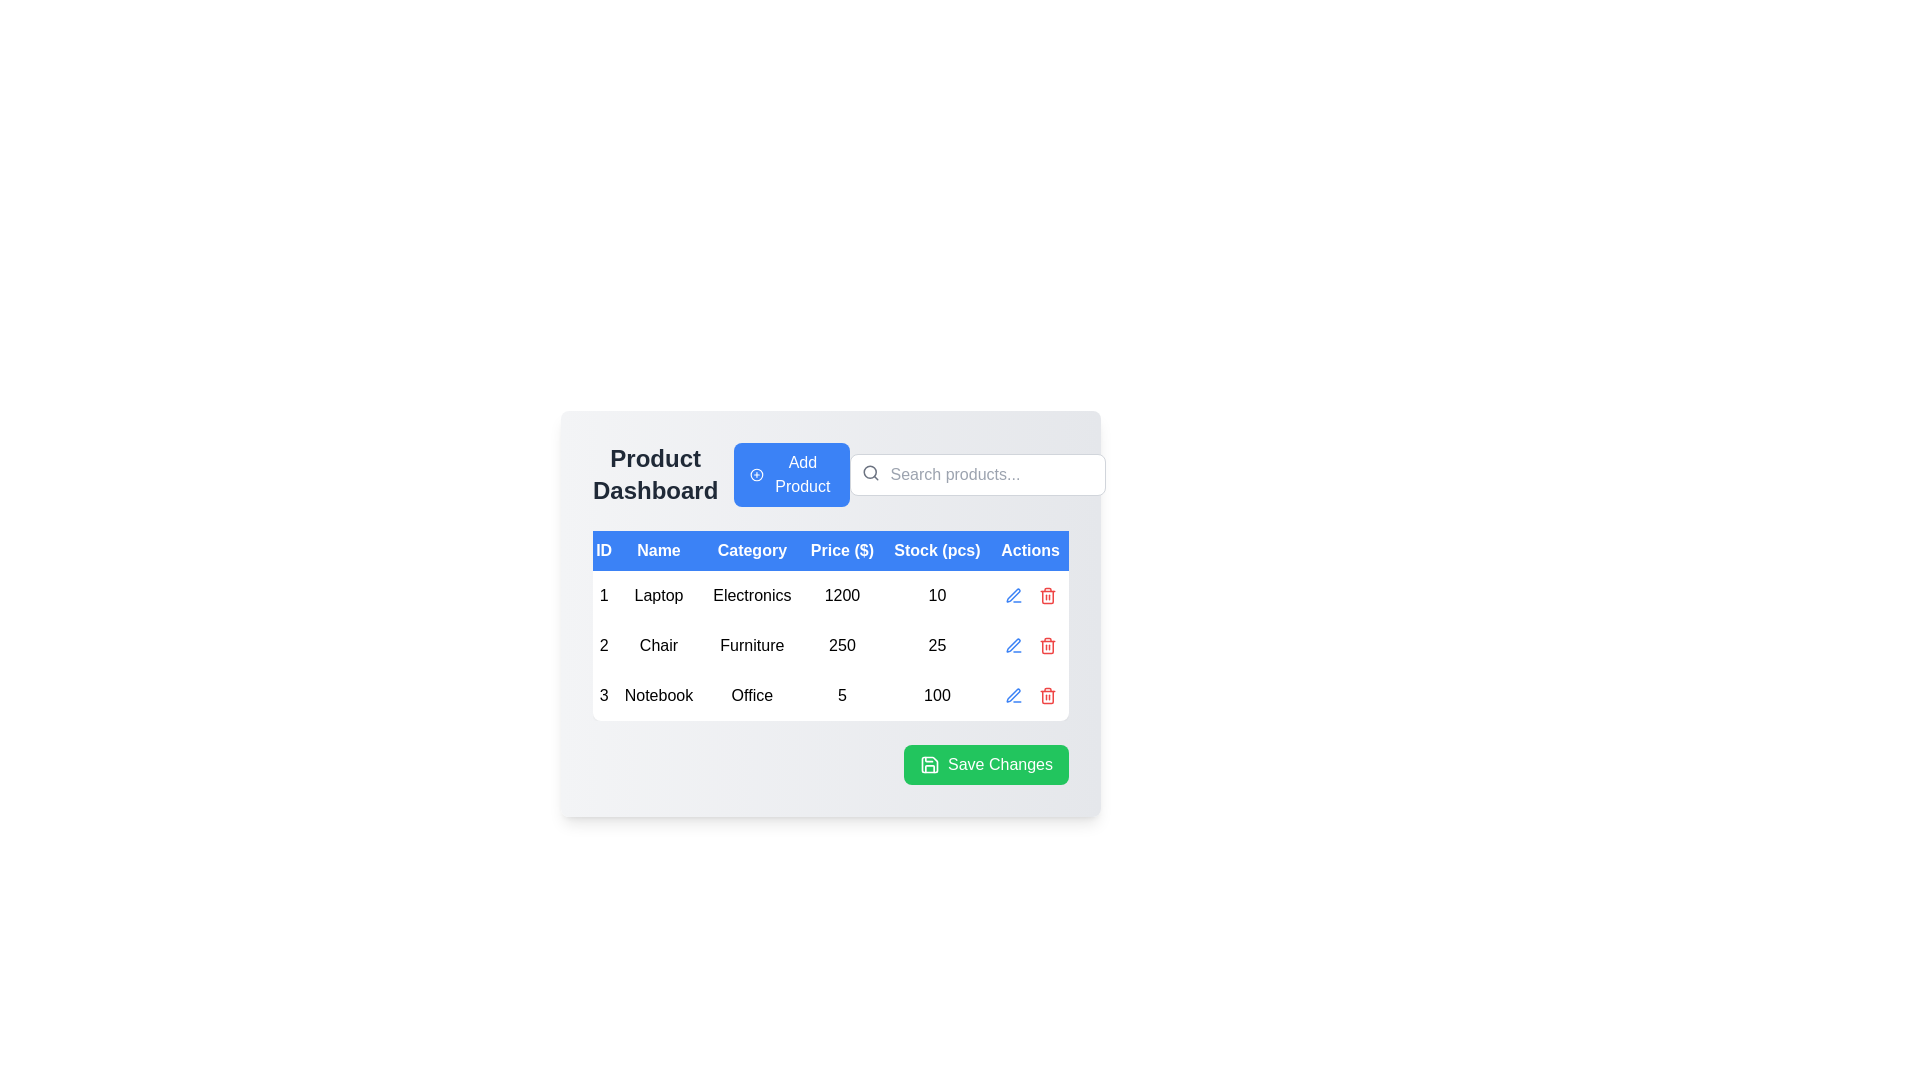 The image size is (1920, 1080). Describe the element at coordinates (1046, 694) in the screenshot. I see `the small red trashcan icon in the 'Actions' column of the last row in the table` at that location.